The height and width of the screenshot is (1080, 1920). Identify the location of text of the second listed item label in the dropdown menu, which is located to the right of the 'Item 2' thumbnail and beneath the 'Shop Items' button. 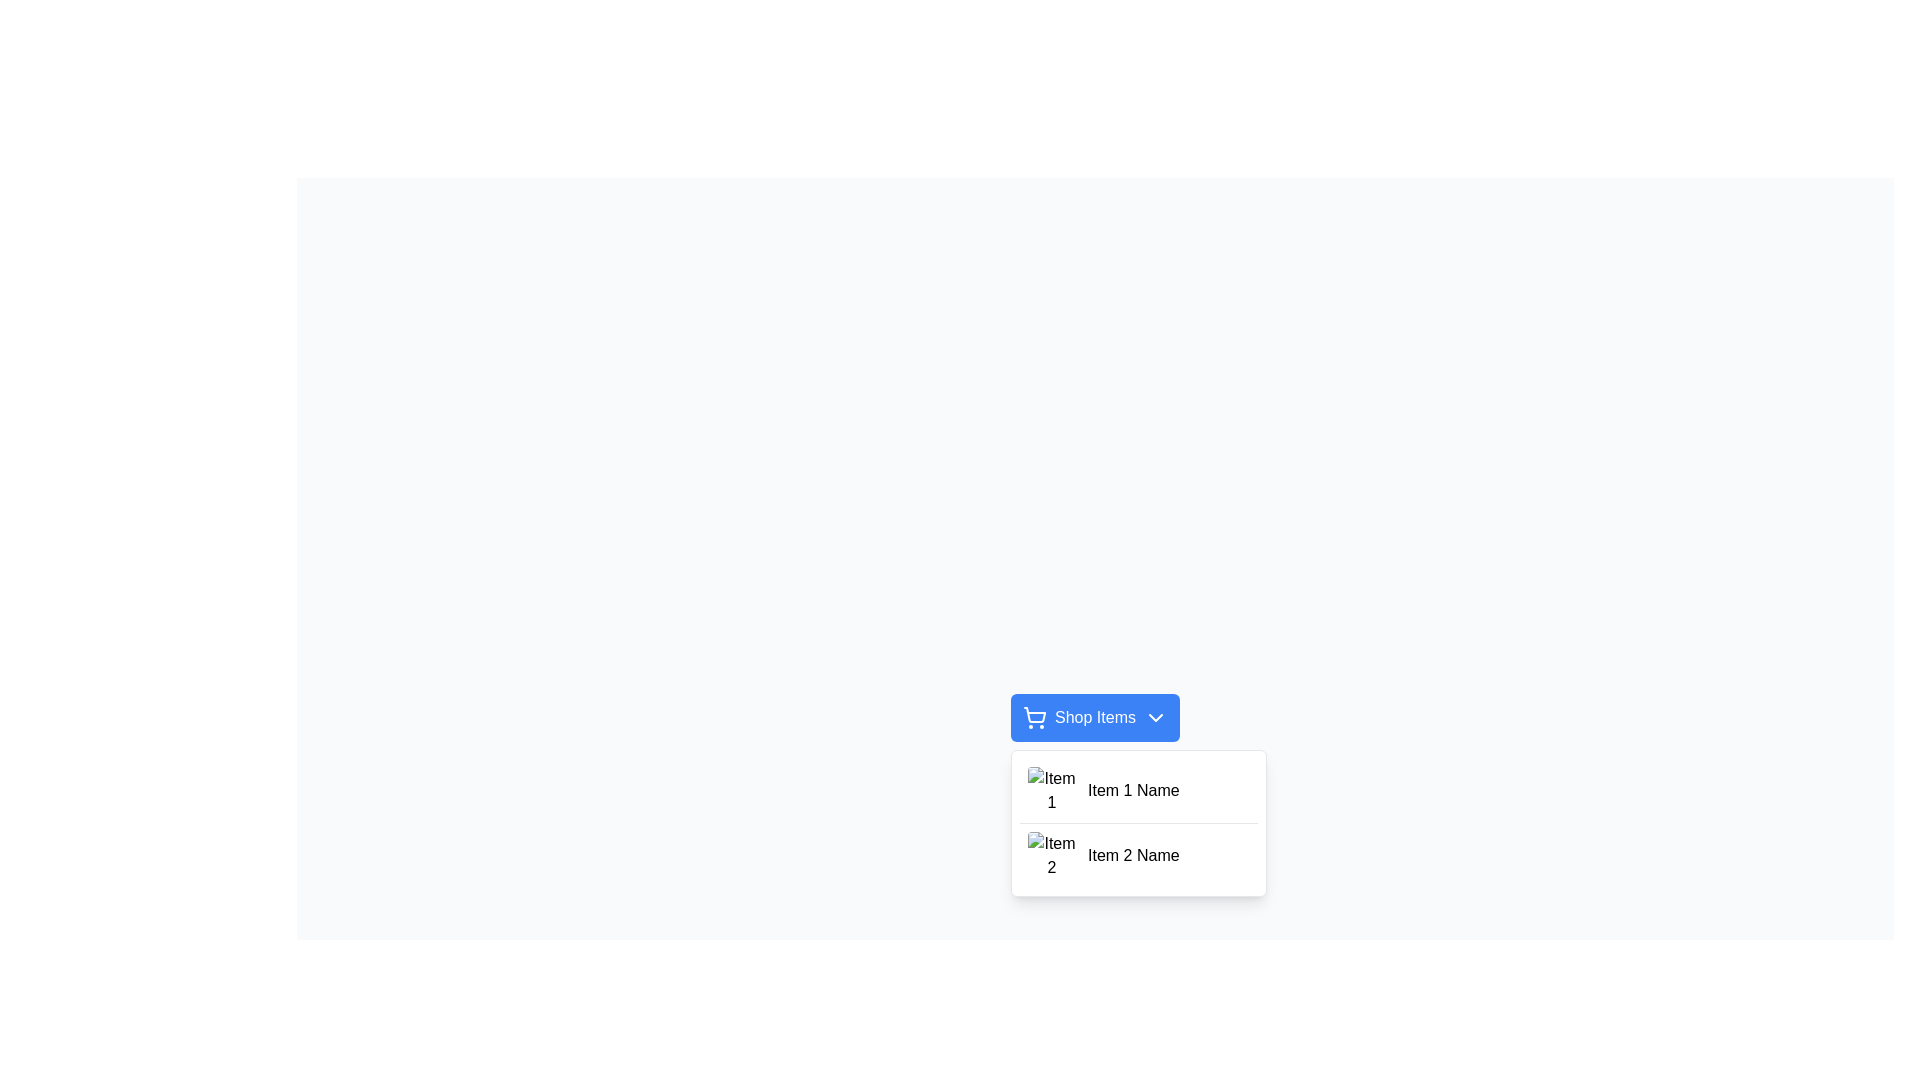
(1133, 855).